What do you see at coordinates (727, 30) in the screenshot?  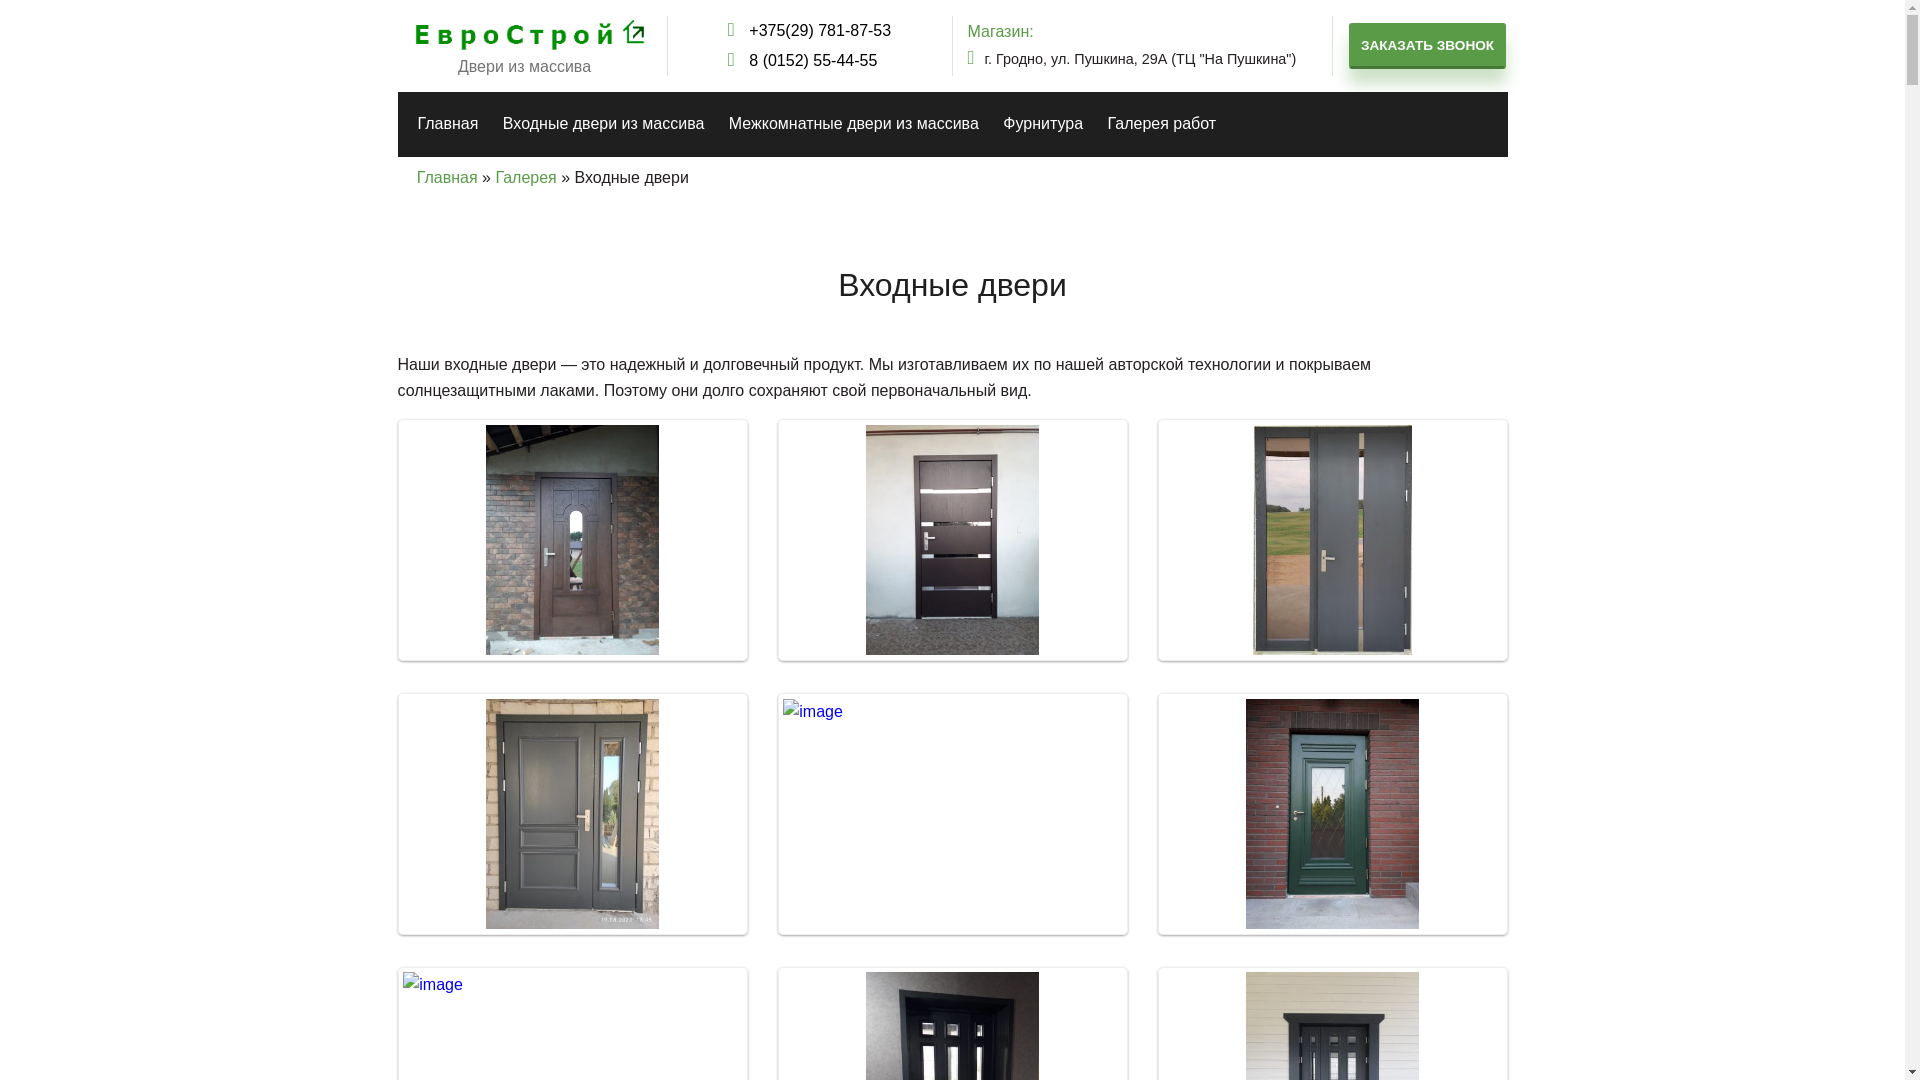 I see `'+375(29) 781-87-53'` at bounding box center [727, 30].